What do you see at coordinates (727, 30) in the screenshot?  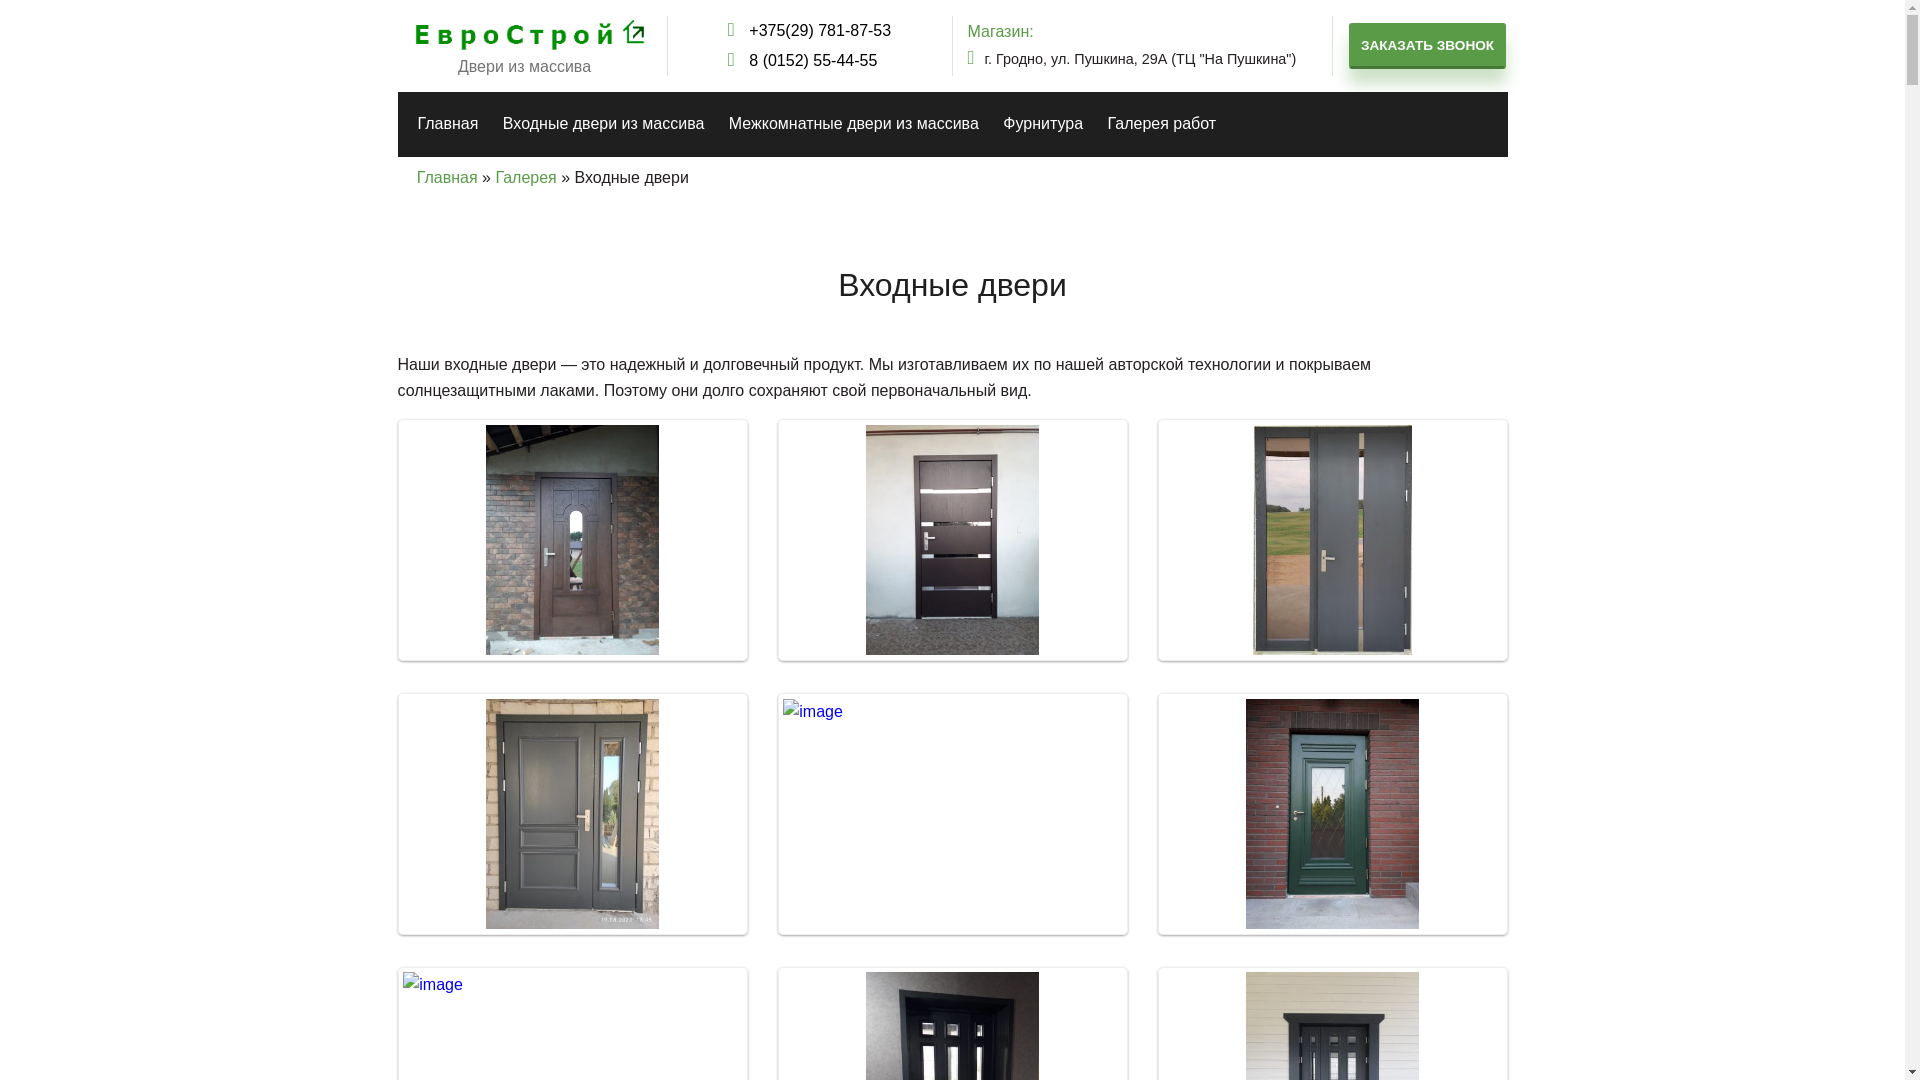 I see `'+375(29) 781-87-53'` at bounding box center [727, 30].